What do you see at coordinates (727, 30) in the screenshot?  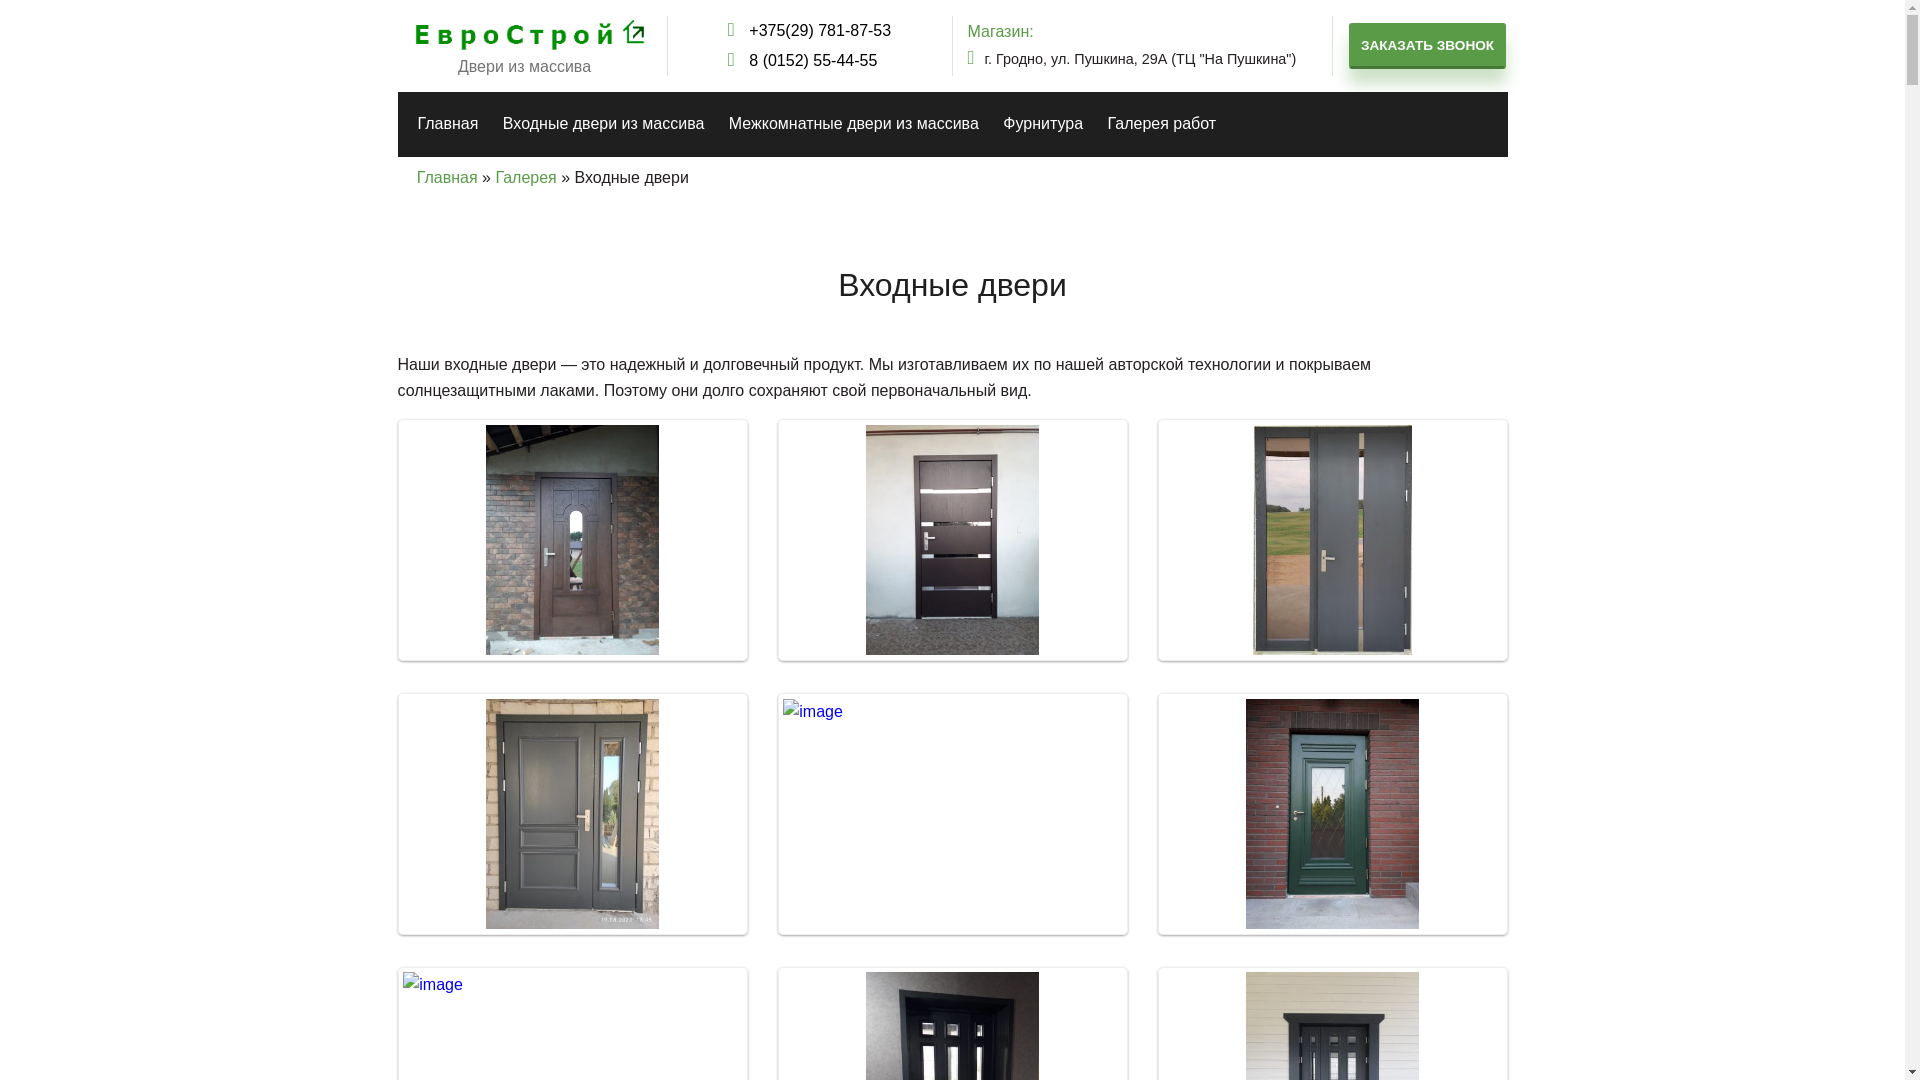 I see `'+375(29) 781-87-53'` at bounding box center [727, 30].